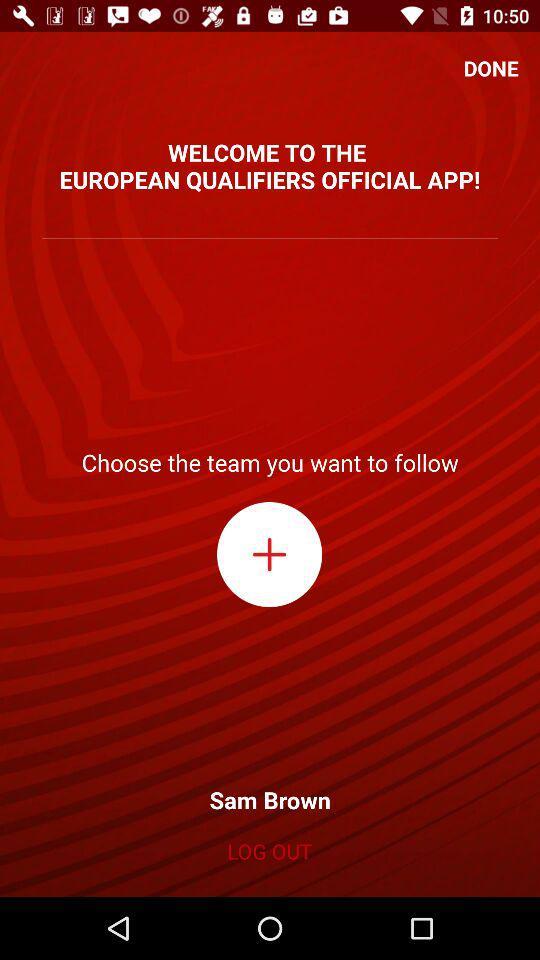 The width and height of the screenshot is (540, 960). I want to click on the done, so click(490, 68).